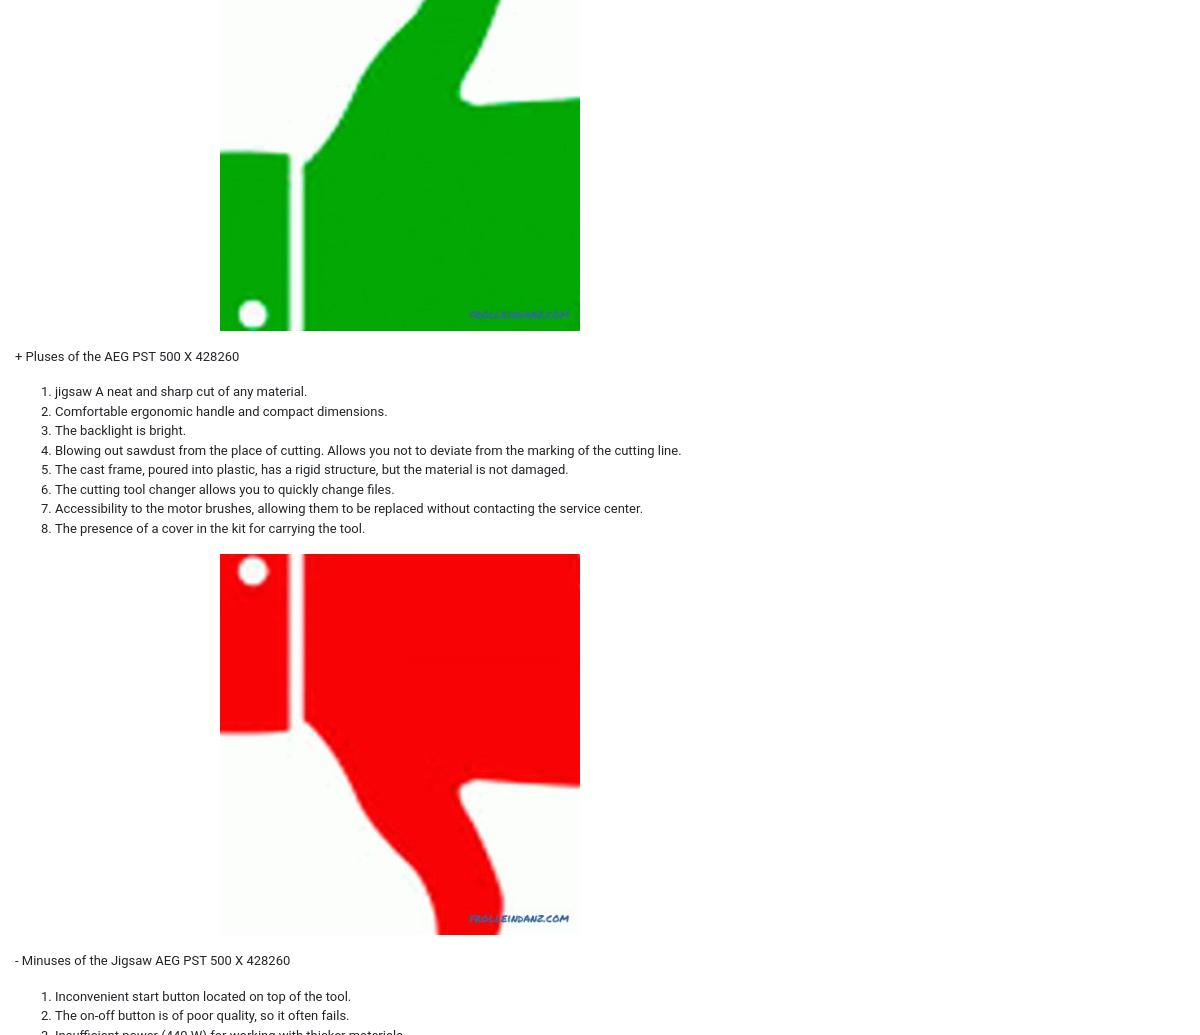 This screenshot has width=1200, height=1035. Describe the element at coordinates (223, 488) in the screenshot. I see `'The cutting tool changer allows you to quickly change files.'` at that location.